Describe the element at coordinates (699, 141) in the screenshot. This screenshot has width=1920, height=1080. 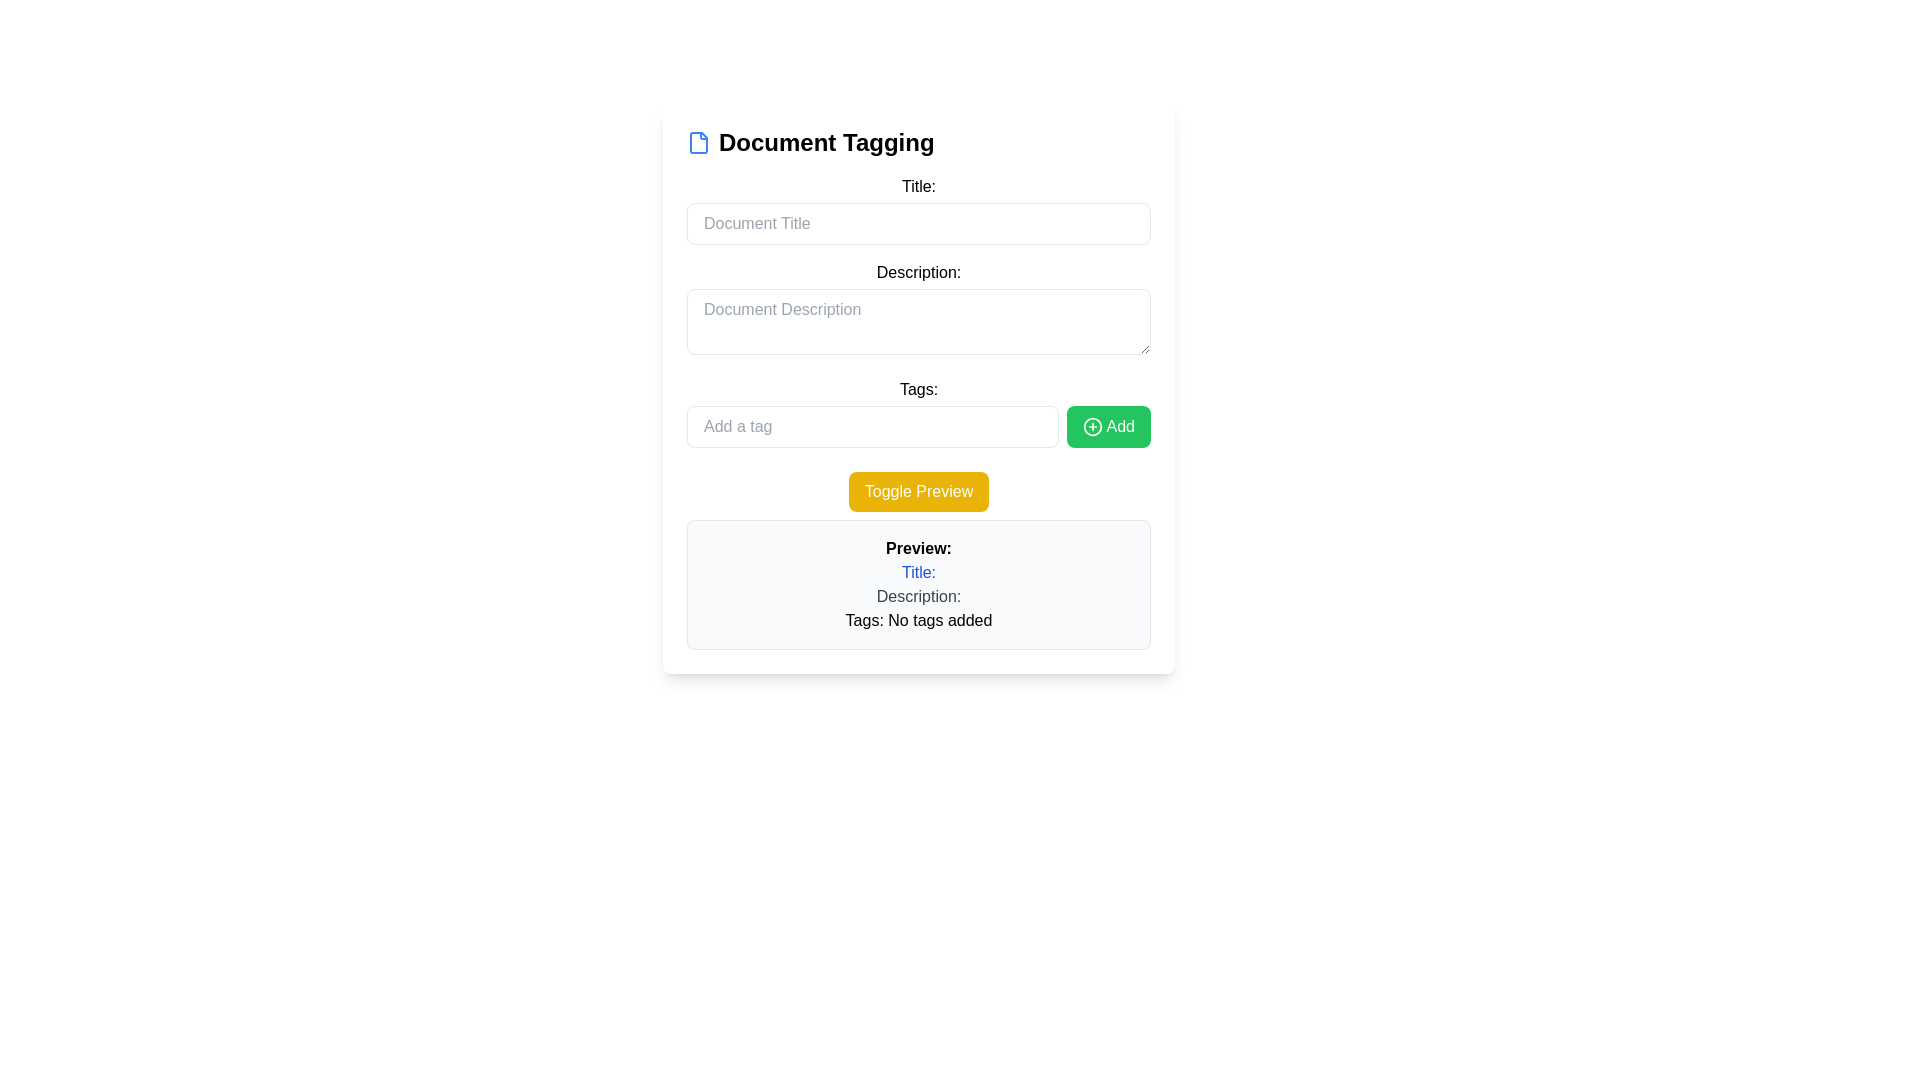
I see `the file icon located in the document tagging section, which is a simplified outline of a file or document with a folded corner, positioned to the left of the title 'Document Tagging'` at that location.